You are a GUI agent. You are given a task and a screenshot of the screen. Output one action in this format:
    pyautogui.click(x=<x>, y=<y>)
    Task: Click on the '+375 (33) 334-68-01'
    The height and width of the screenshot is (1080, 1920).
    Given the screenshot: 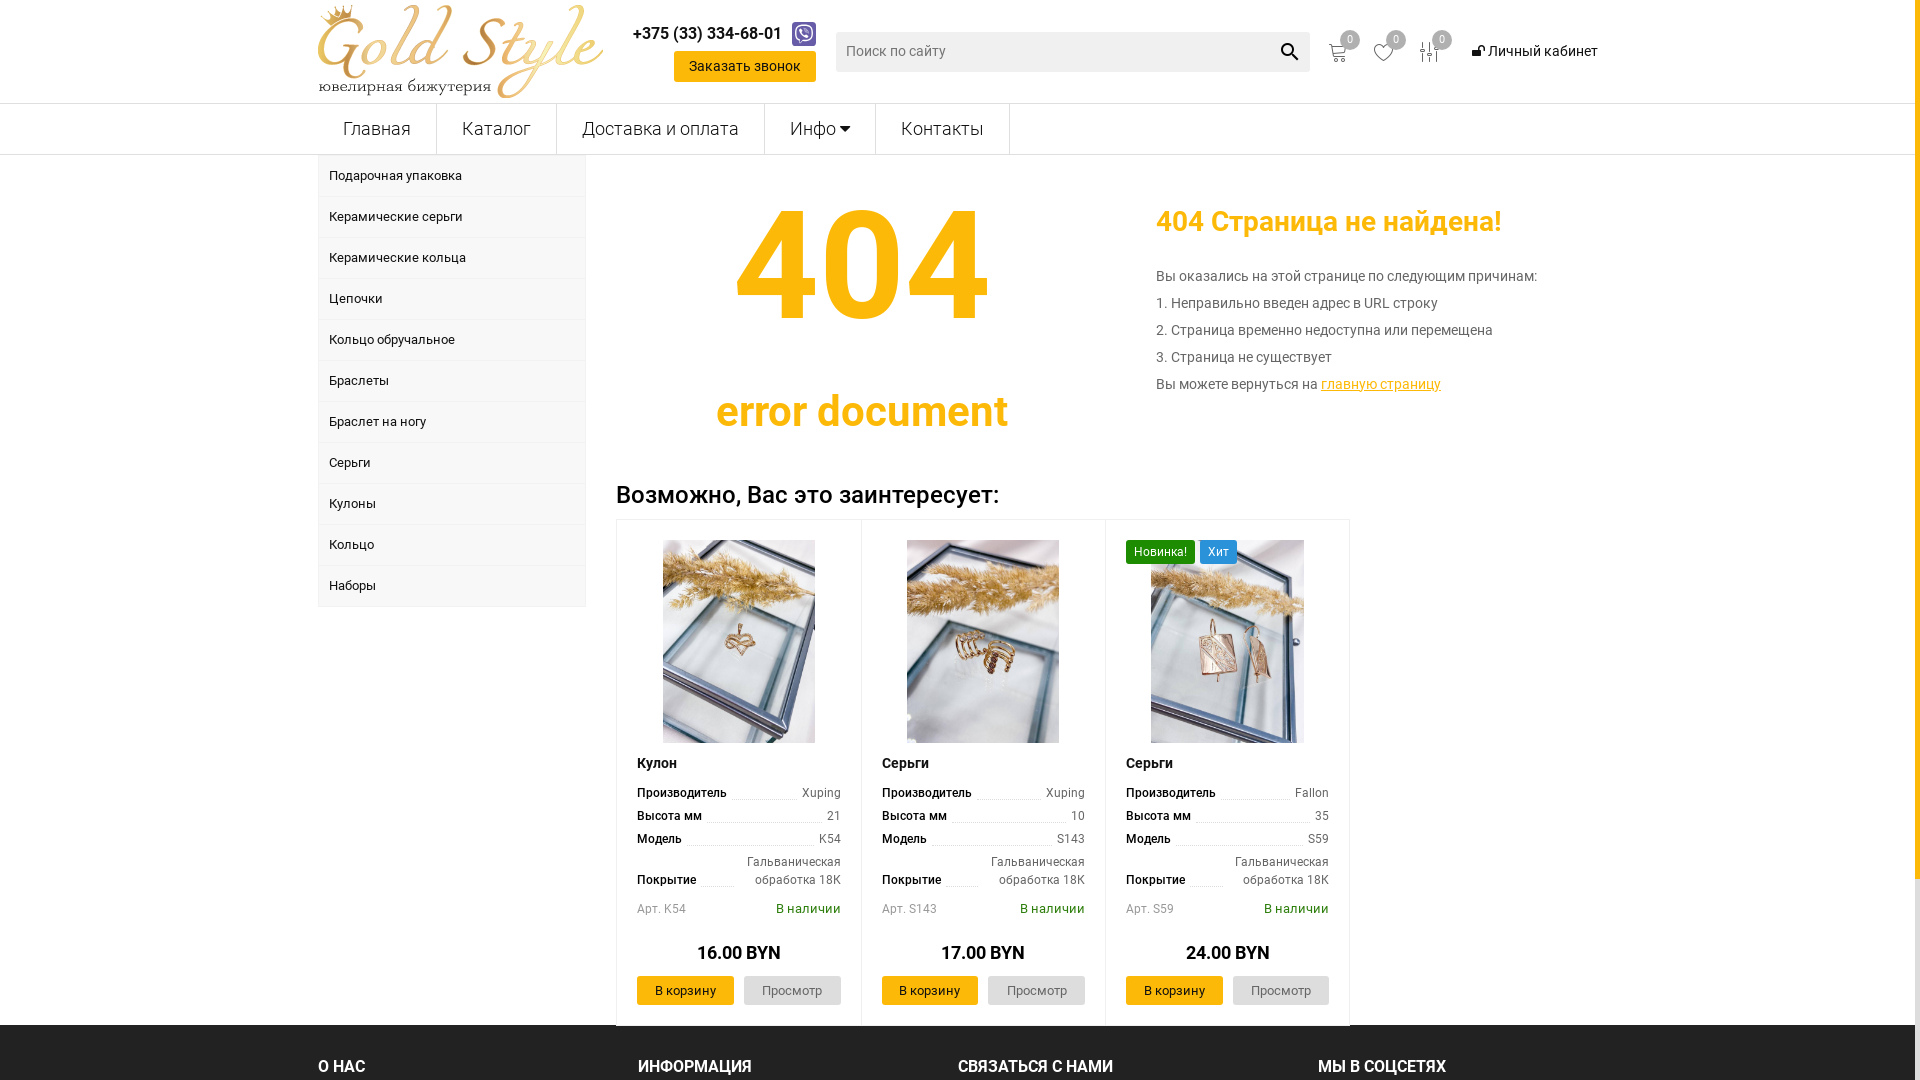 What is the action you would take?
    pyautogui.click(x=706, y=34)
    